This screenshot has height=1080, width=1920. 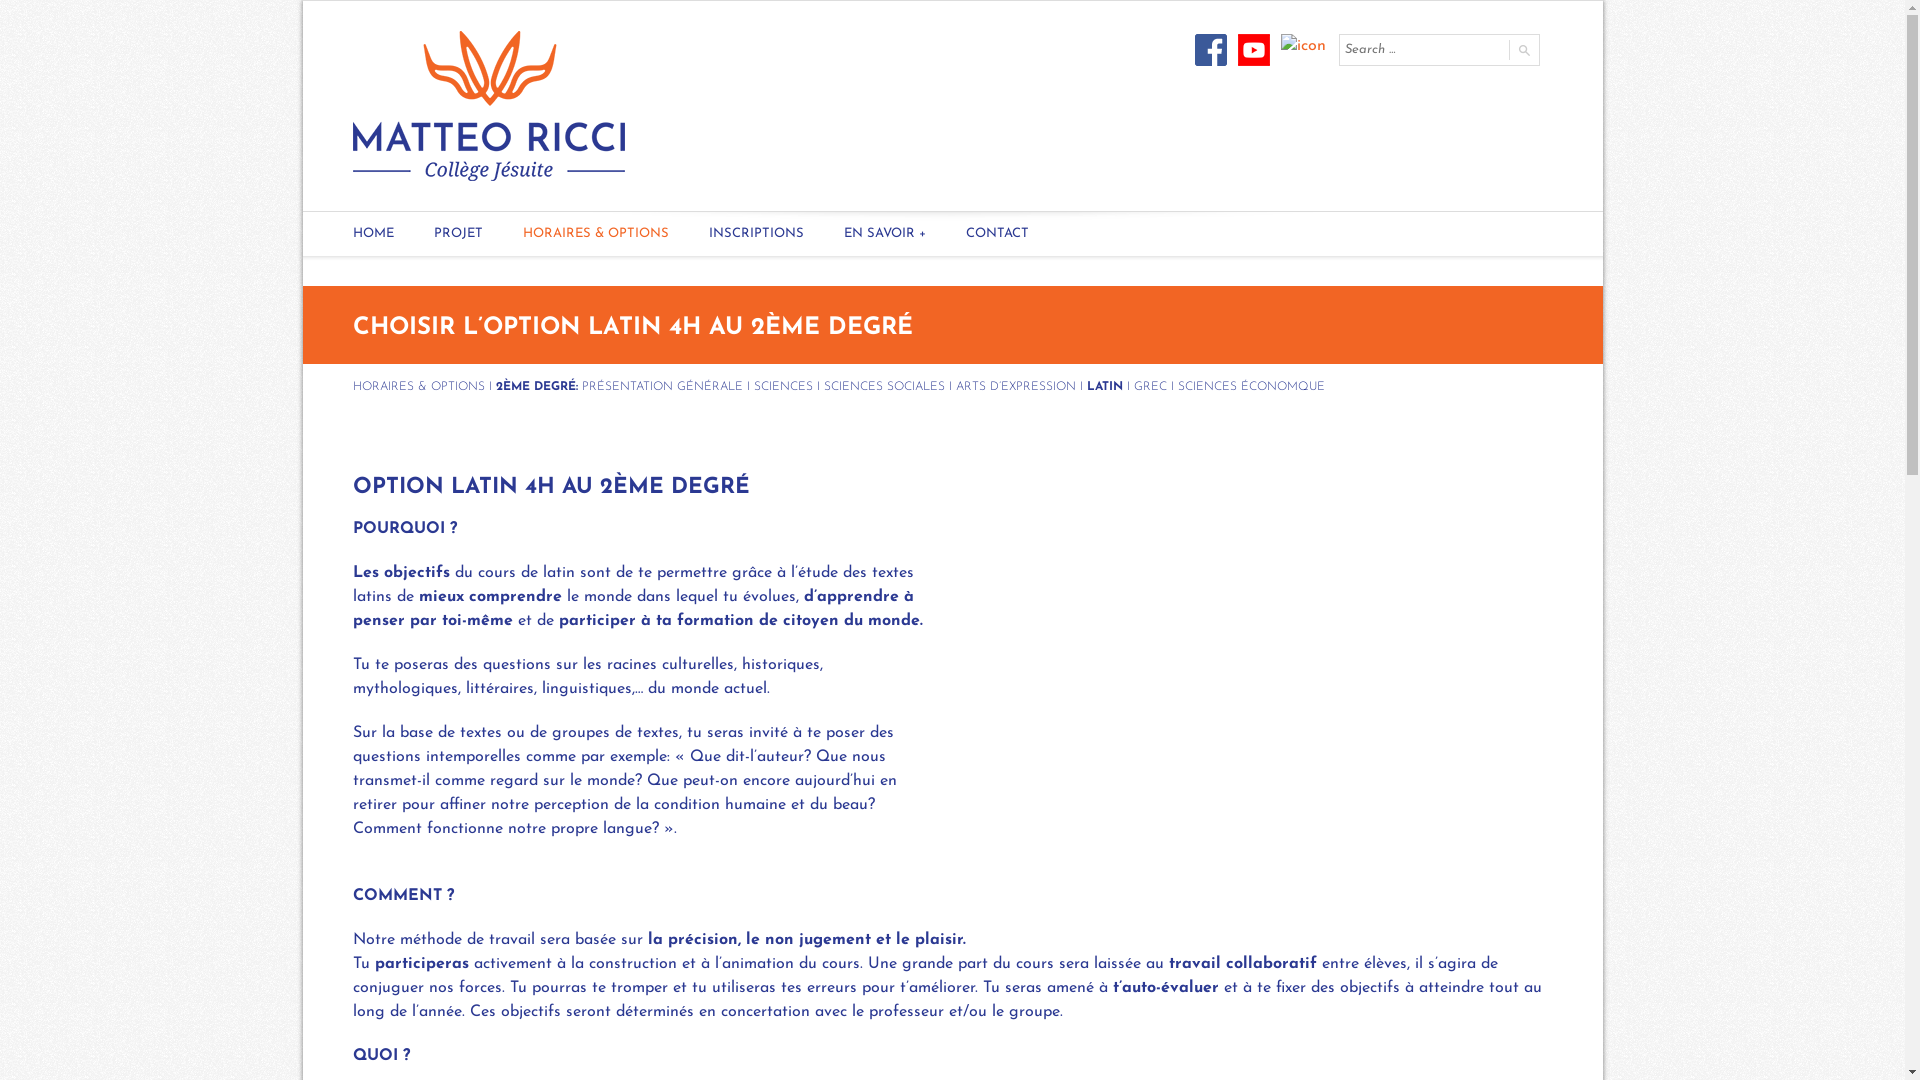 I want to click on 'Search', so click(x=1521, y=49).